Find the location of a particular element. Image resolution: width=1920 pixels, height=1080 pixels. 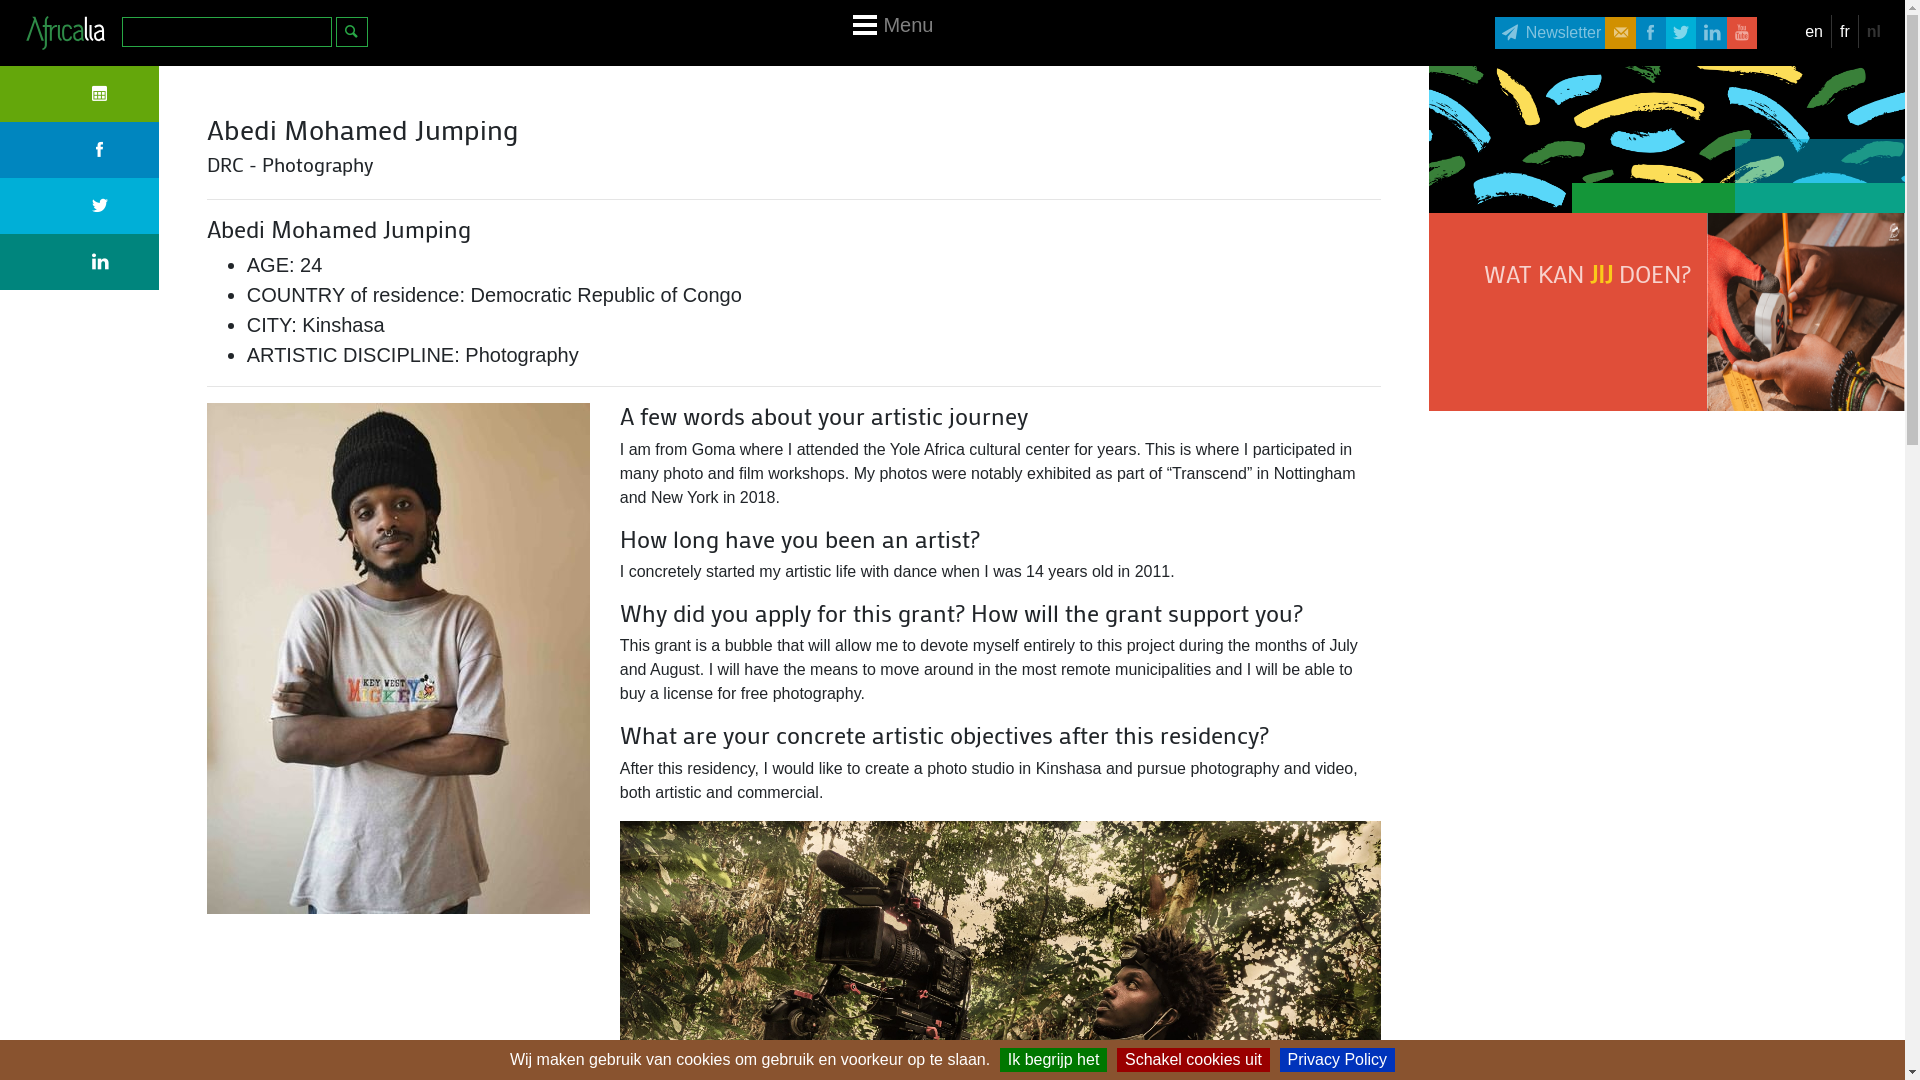

'Zoeken' is located at coordinates (336, 31).